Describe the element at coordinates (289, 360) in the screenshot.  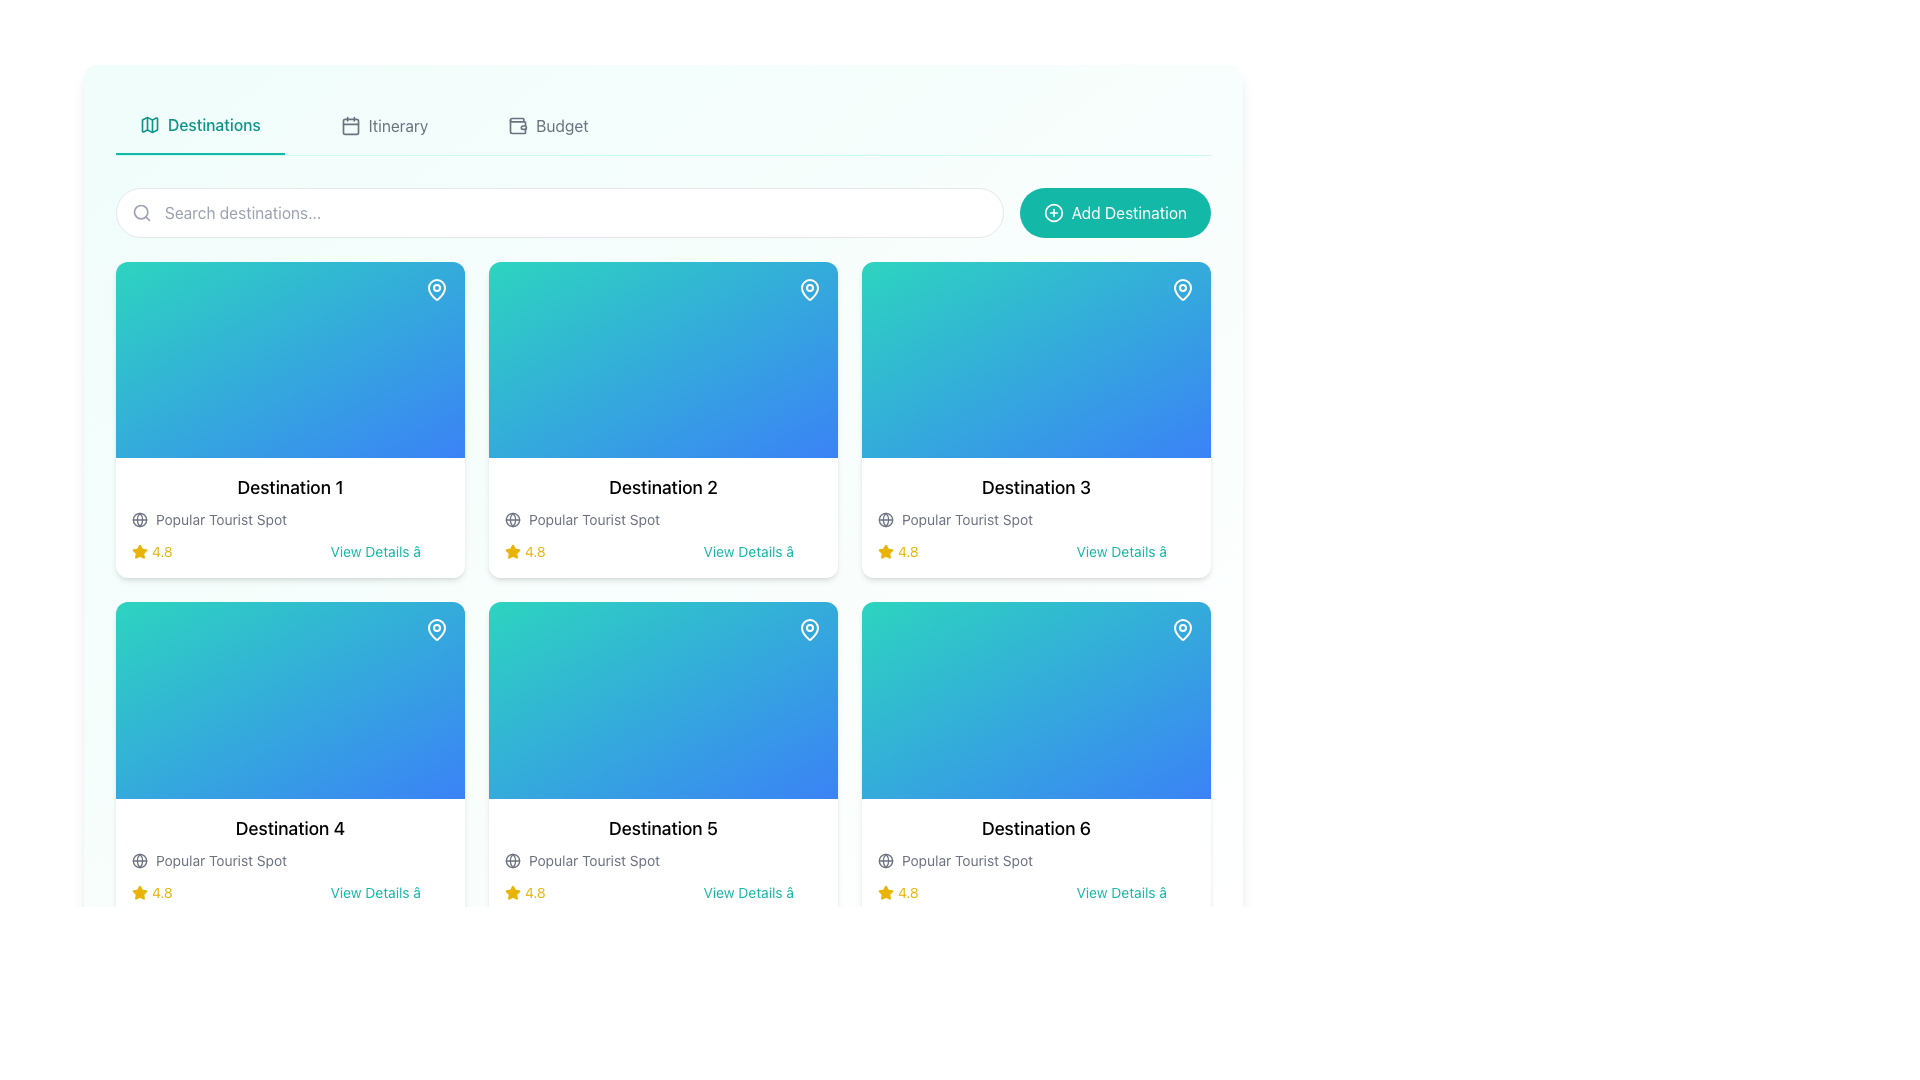
I see `the Decorative background element featuring a gradient from teal to blue with a rounded corner, located in the top left card below the search bar and to the right of the Destinations tab` at that location.